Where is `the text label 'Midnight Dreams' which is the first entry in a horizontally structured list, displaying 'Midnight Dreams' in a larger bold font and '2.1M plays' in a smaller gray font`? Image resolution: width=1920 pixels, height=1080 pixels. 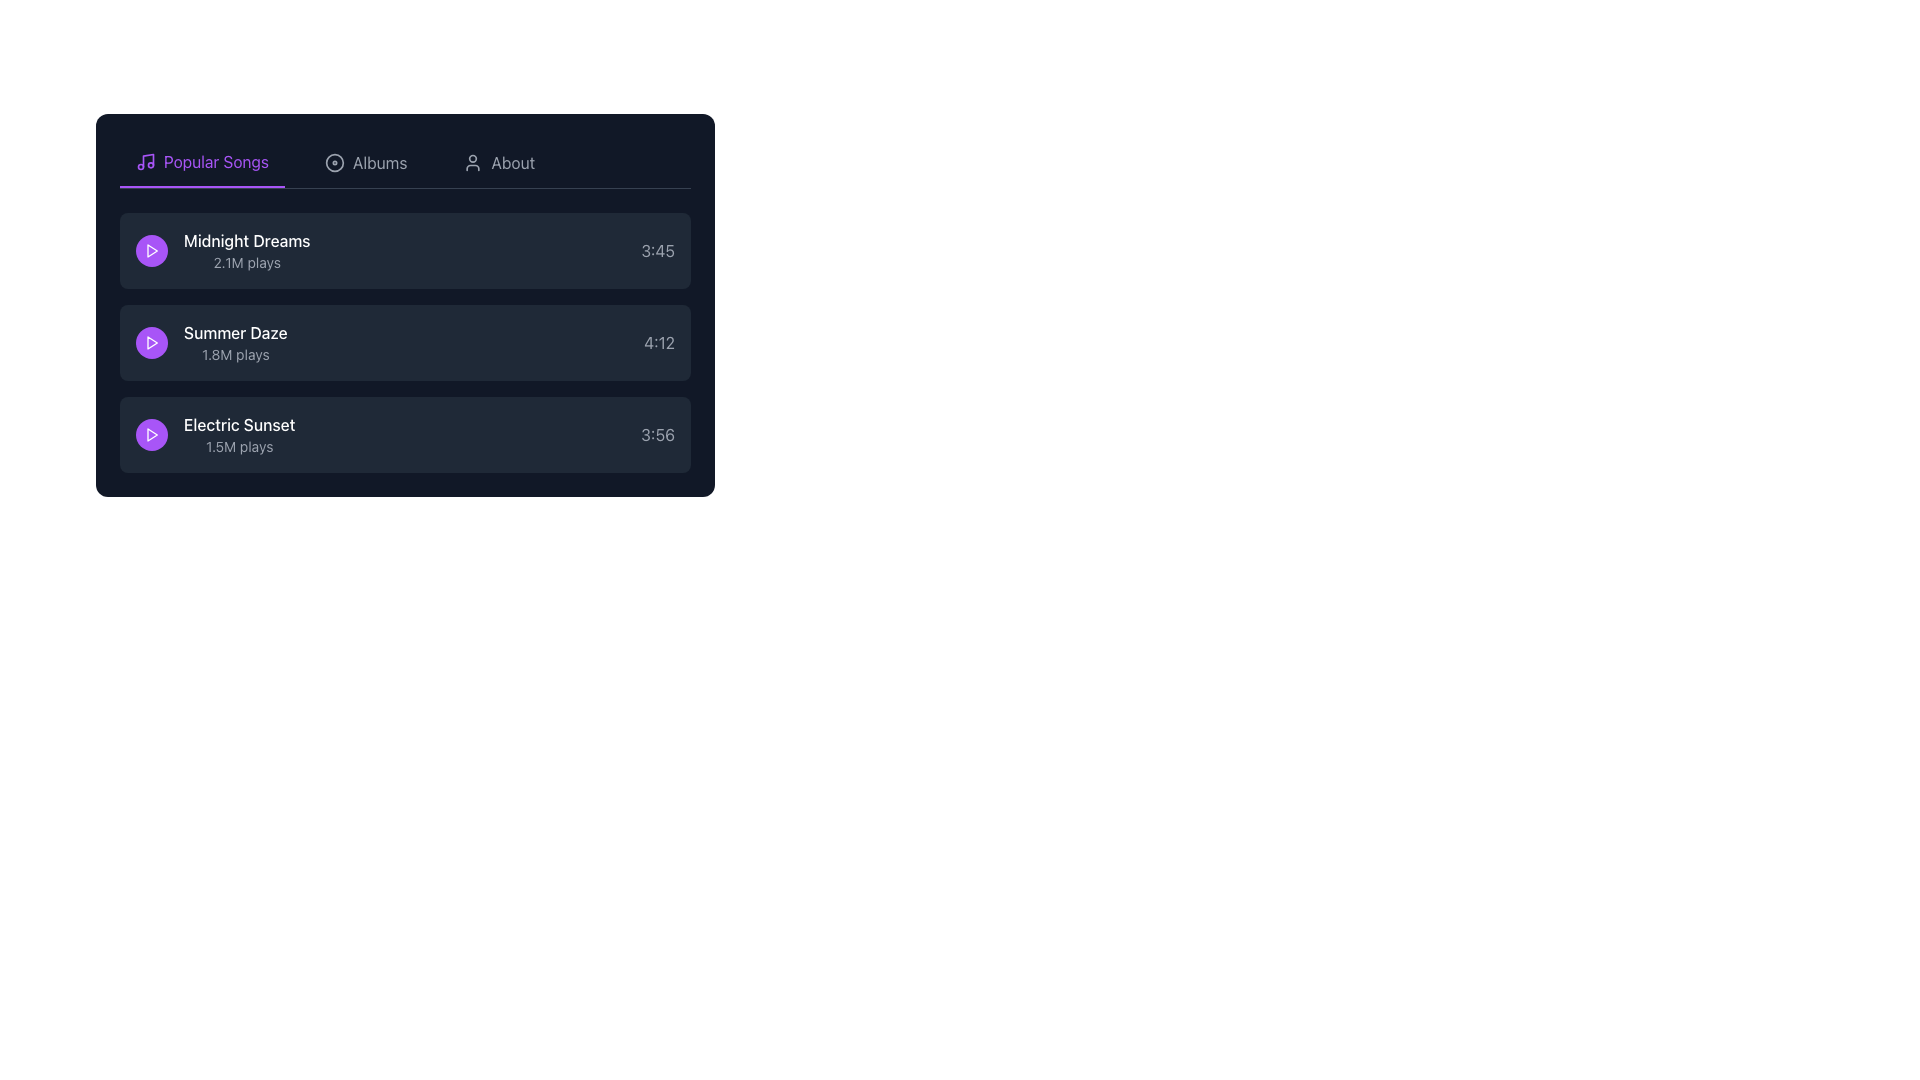 the text label 'Midnight Dreams' which is the first entry in a horizontally structured list, displaying 'Midnight Dreams' in a larger bold font and '2.1M plays' in a smaller gray font is located at coordinates (223, 249).